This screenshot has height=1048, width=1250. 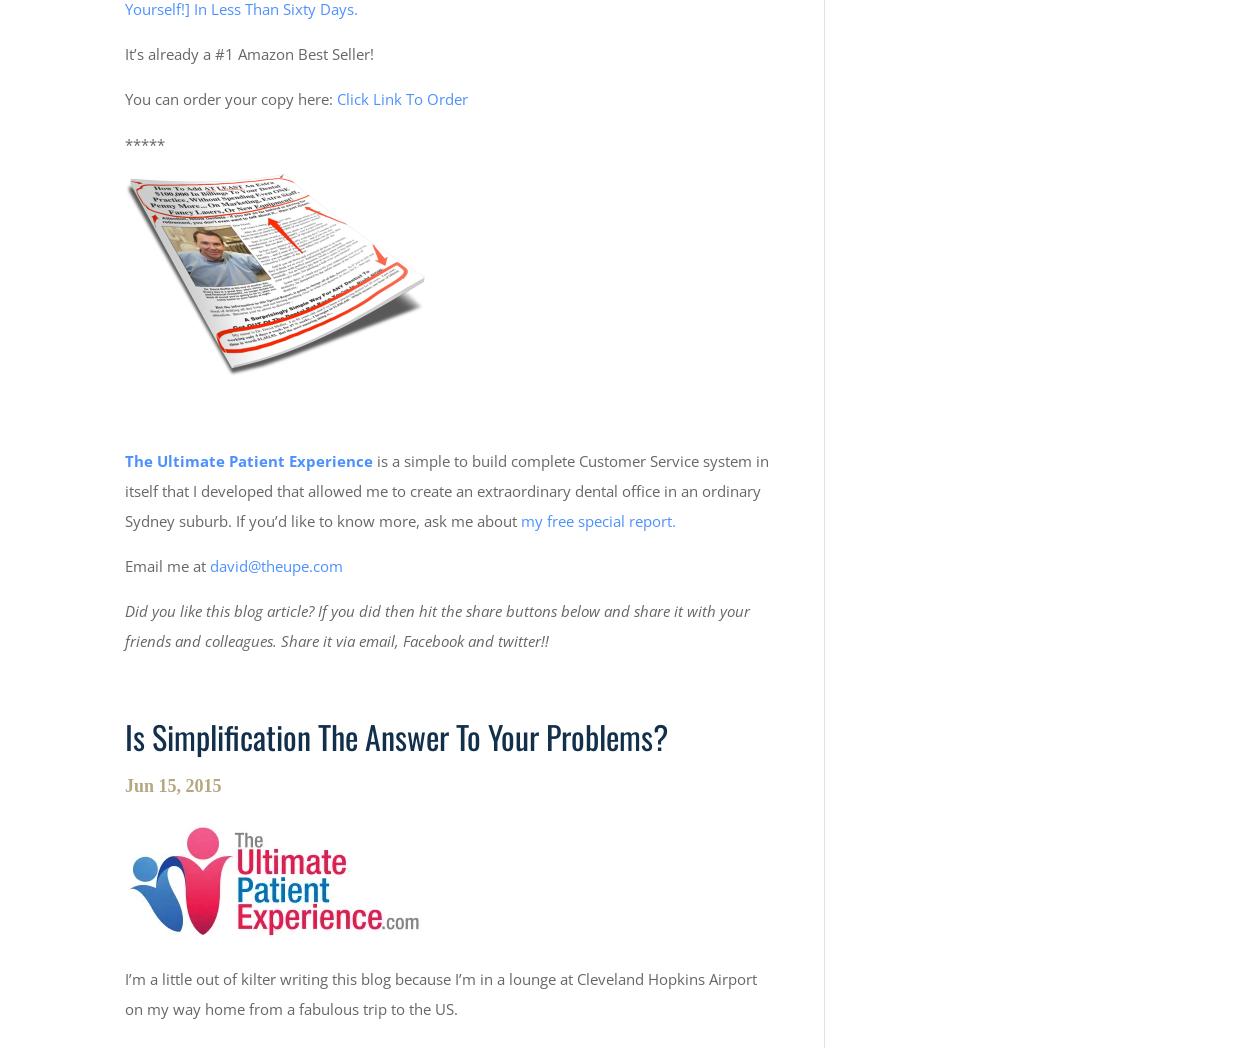 I want to click on 'I’m a little out of kilter writing this blog because I’m in a lounge at Cleveland Hopkins Airport on my way home from a fabulous trip to the US.', so click(x=440, y=991).